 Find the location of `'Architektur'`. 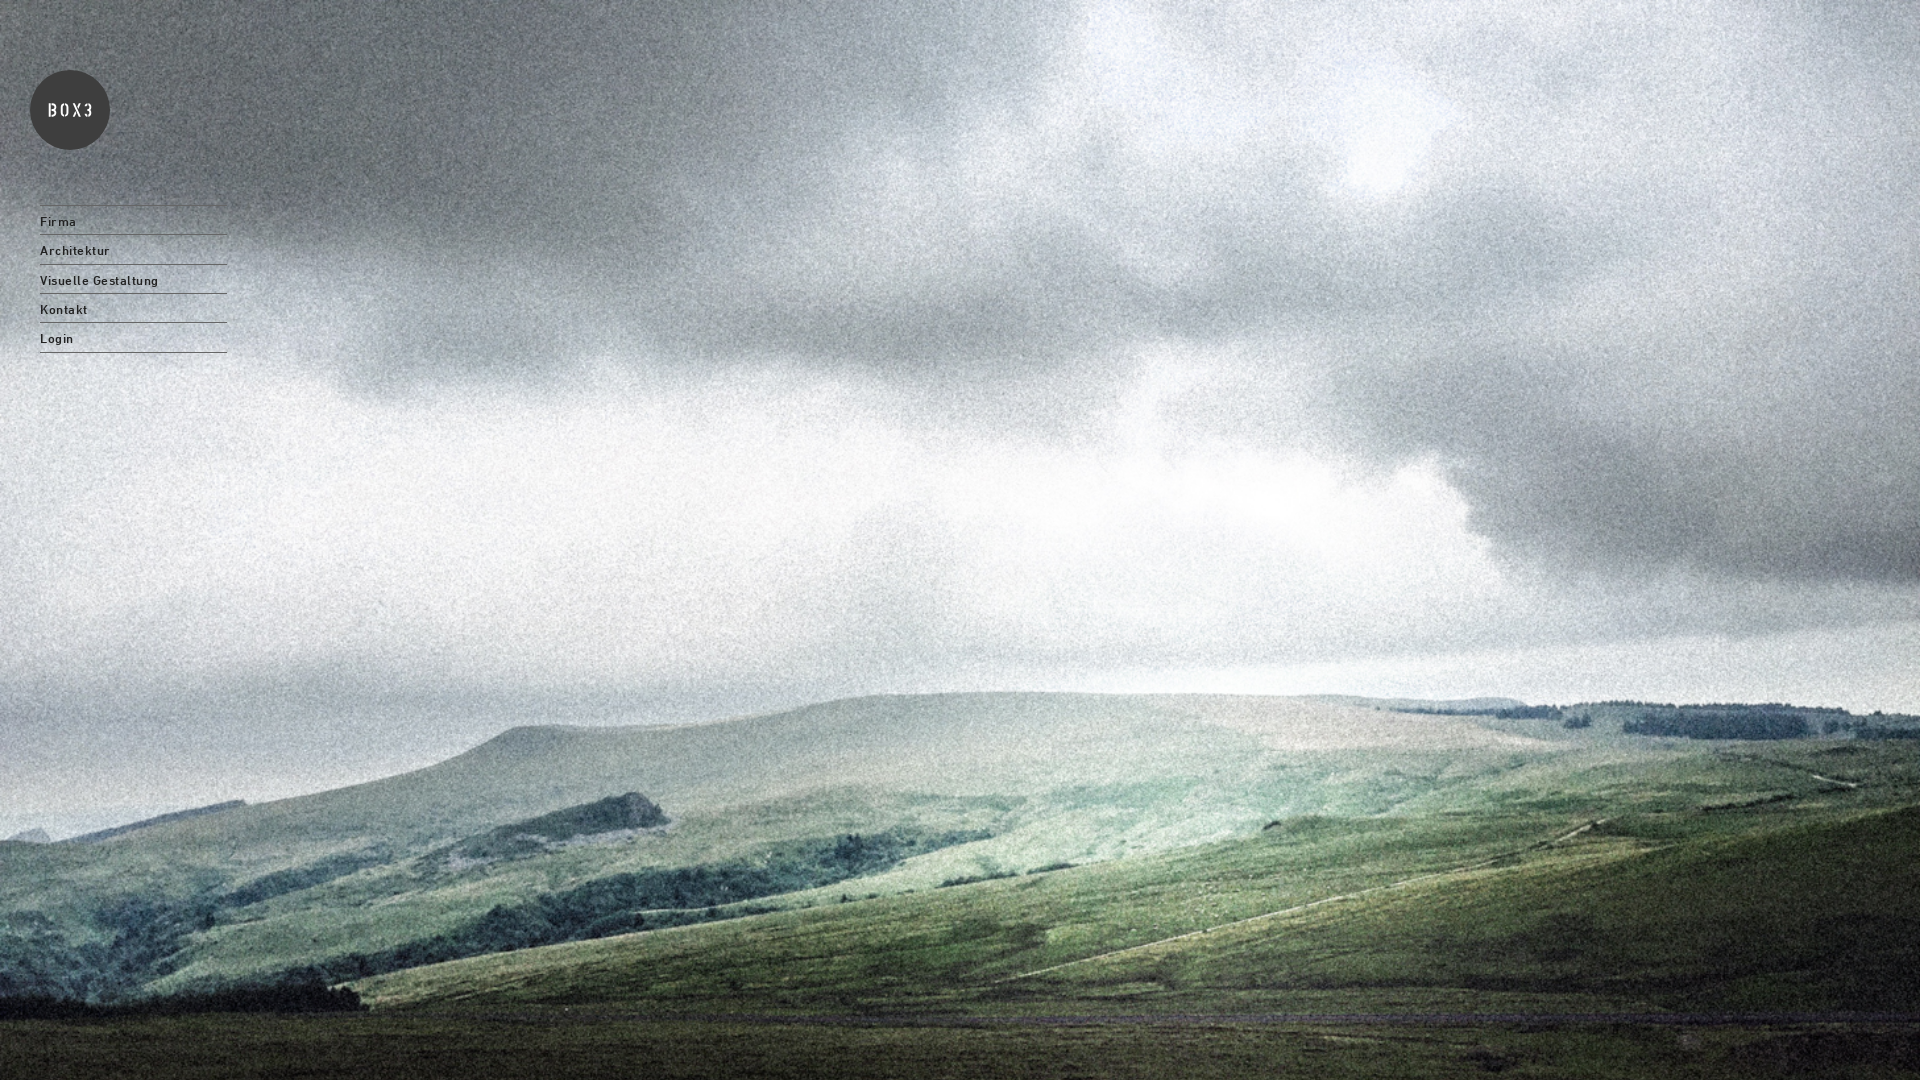

'Architektur' is located at coordinates (132, 248).